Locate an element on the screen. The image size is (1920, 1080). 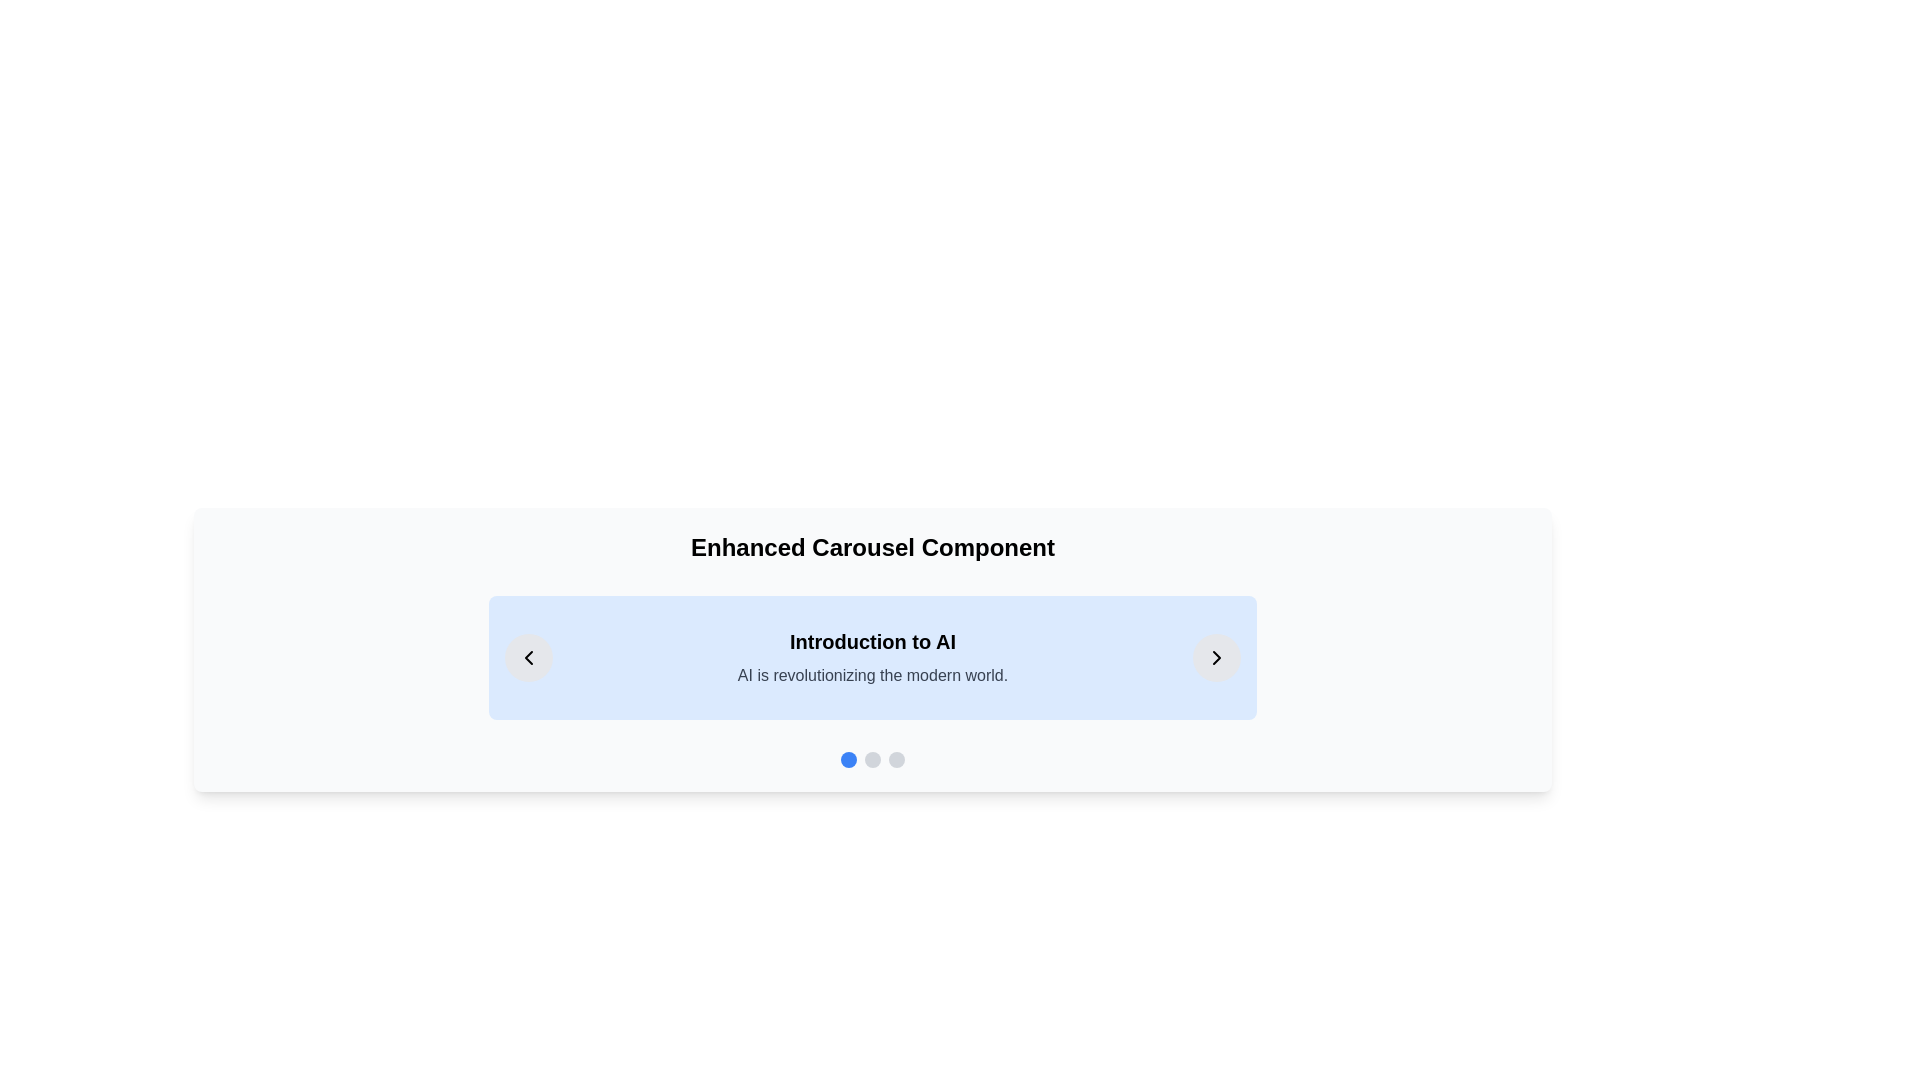
the Carousel item that displays a headline and subtext about 'AI' within the 'Enhanced Carousel Component' is located at coordinates (873, 658).